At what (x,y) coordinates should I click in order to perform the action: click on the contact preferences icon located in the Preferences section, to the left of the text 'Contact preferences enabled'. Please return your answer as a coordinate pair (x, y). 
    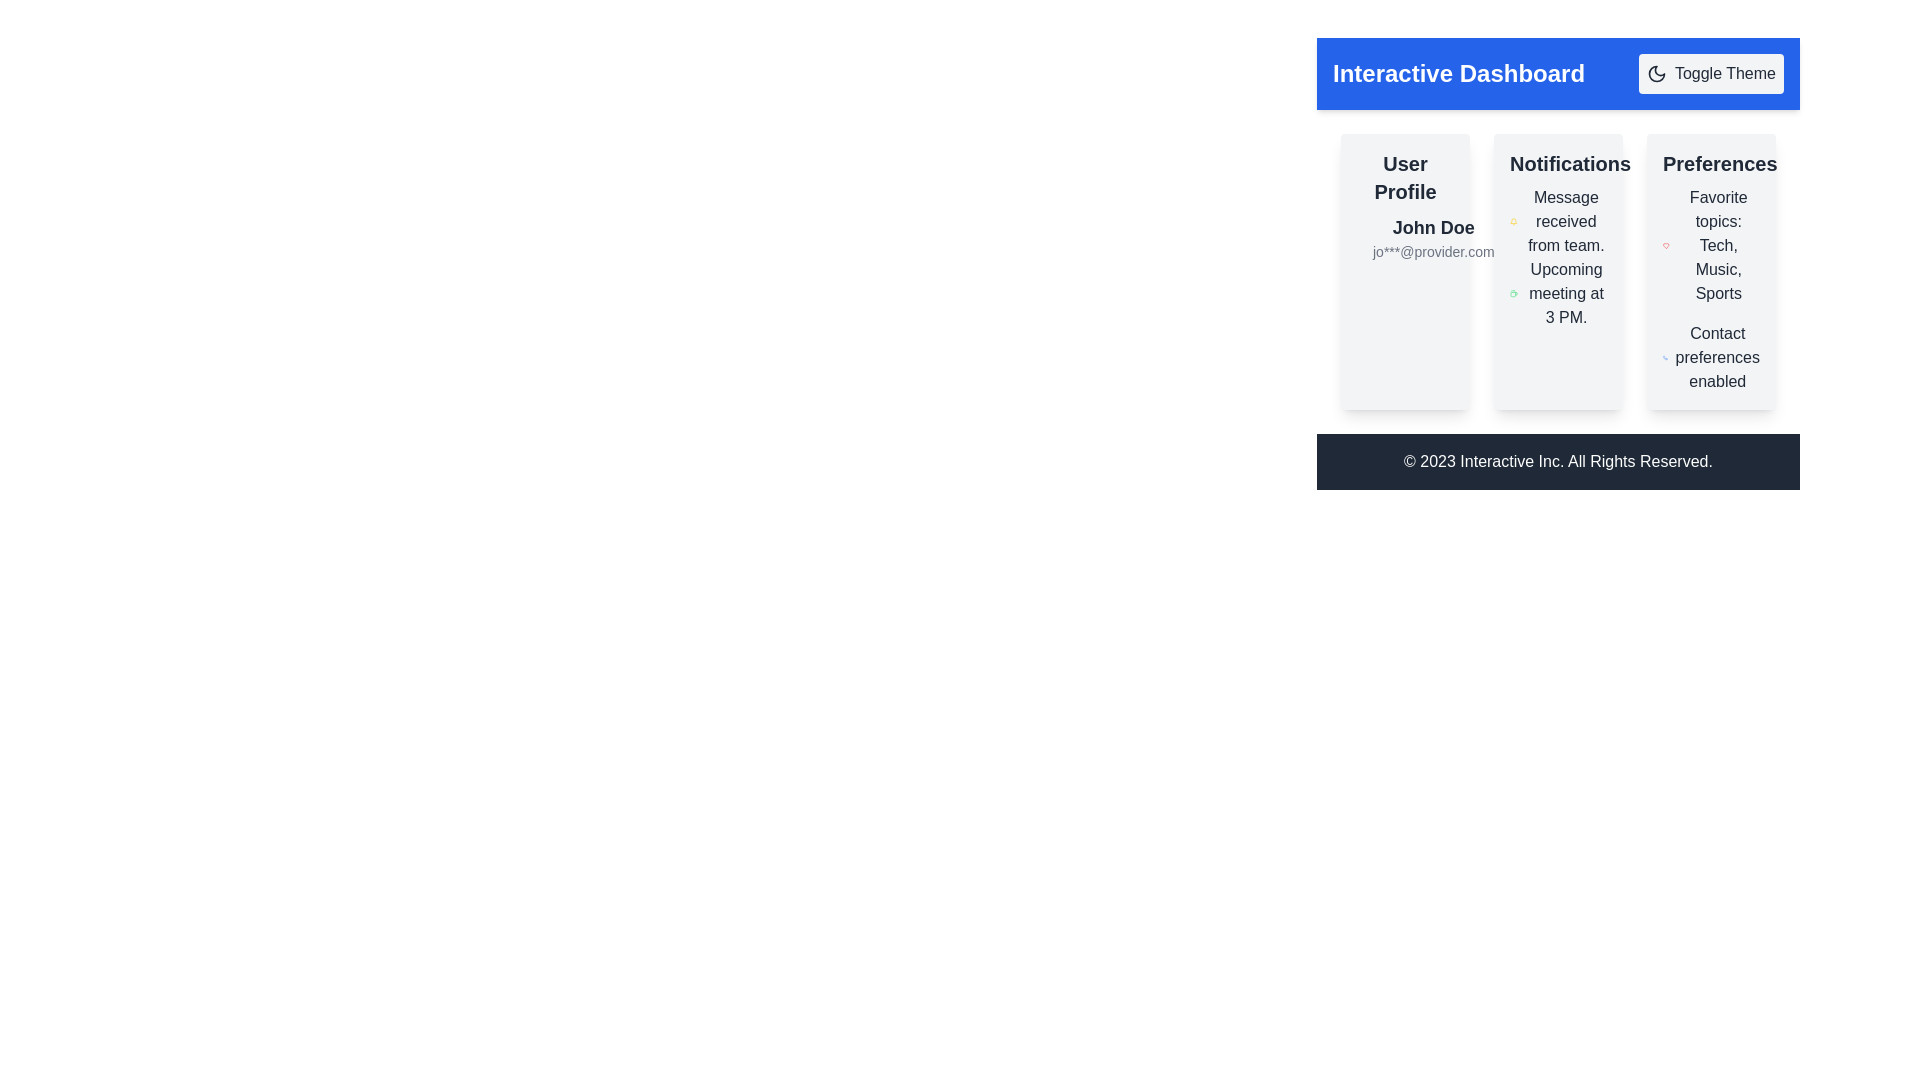
    Looking at the image, I should click on (1665, 357).